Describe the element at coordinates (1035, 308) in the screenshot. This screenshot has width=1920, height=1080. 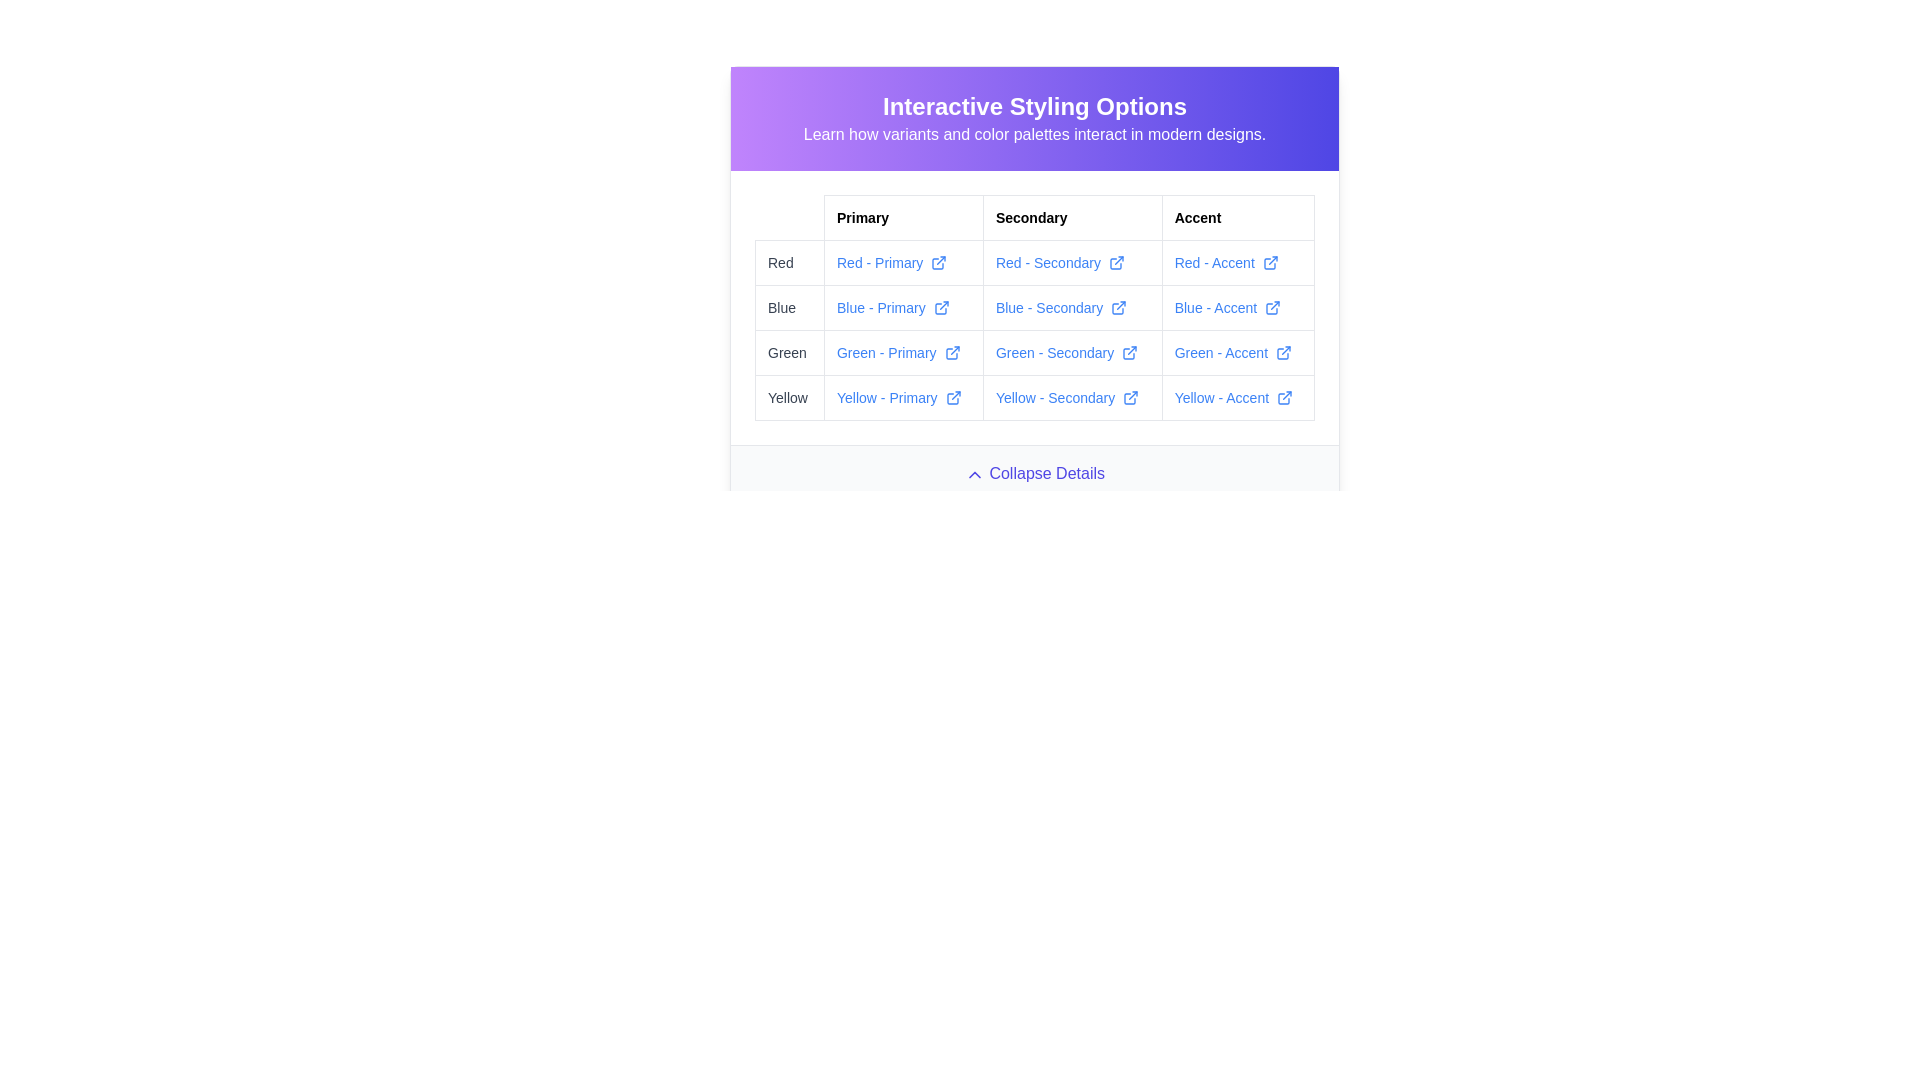
I see `the links within the structured grid component that displays color variants and their classifications, located below the 'Interactive Styling Options' header` at that location.